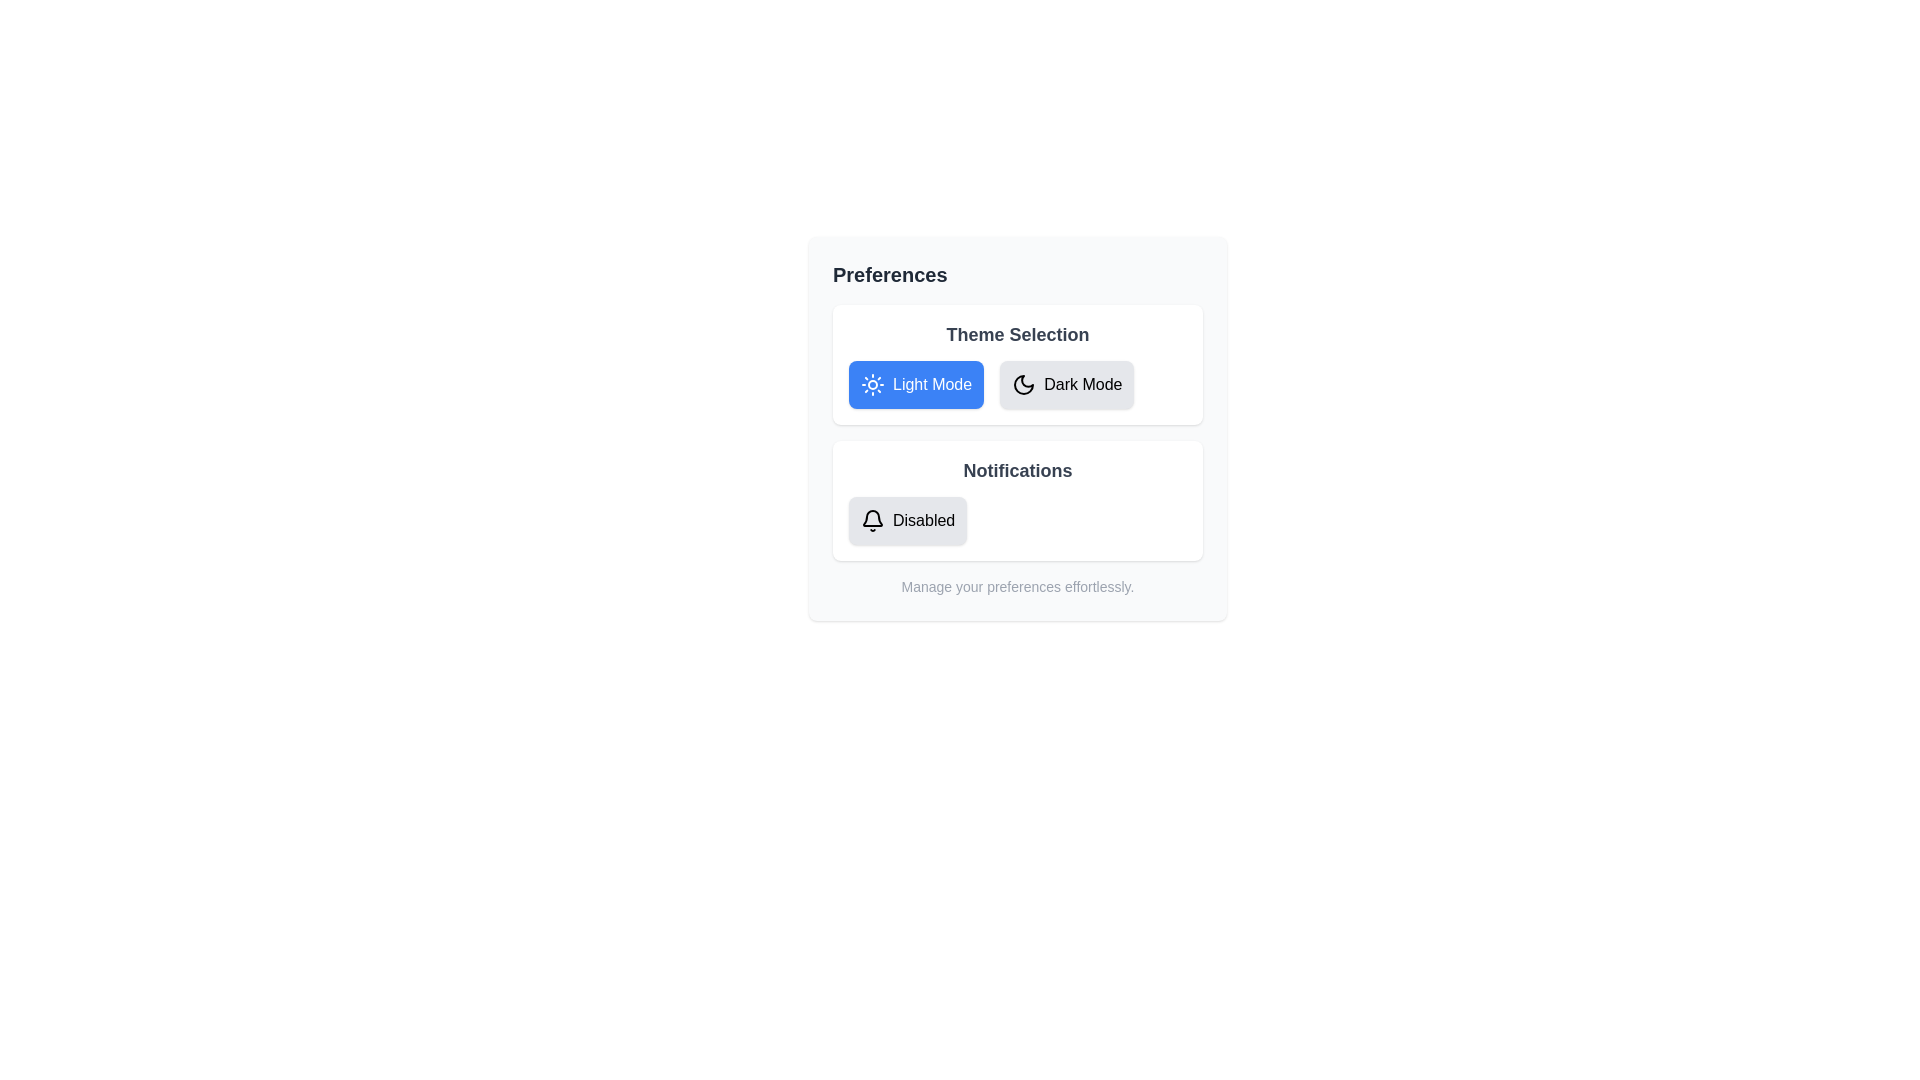 This screenshot has height=1080, width=1920. Describe the element at coordinates (1082, 385) in the screenshot. I see `the 'Dark Mode' text label located in the 'Theme Selection' section of the Preferences panel` at that location.